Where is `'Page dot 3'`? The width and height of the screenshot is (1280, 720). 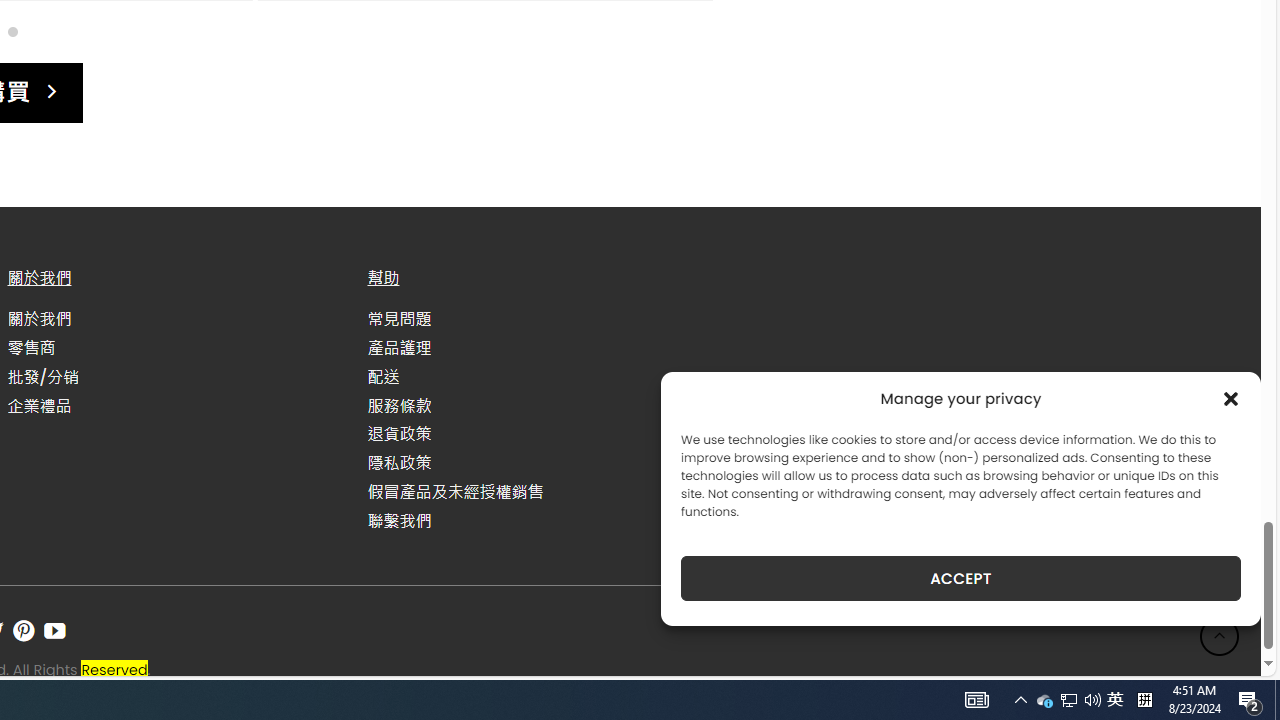
'Page dot 3' is located at coordinates (12, 31).